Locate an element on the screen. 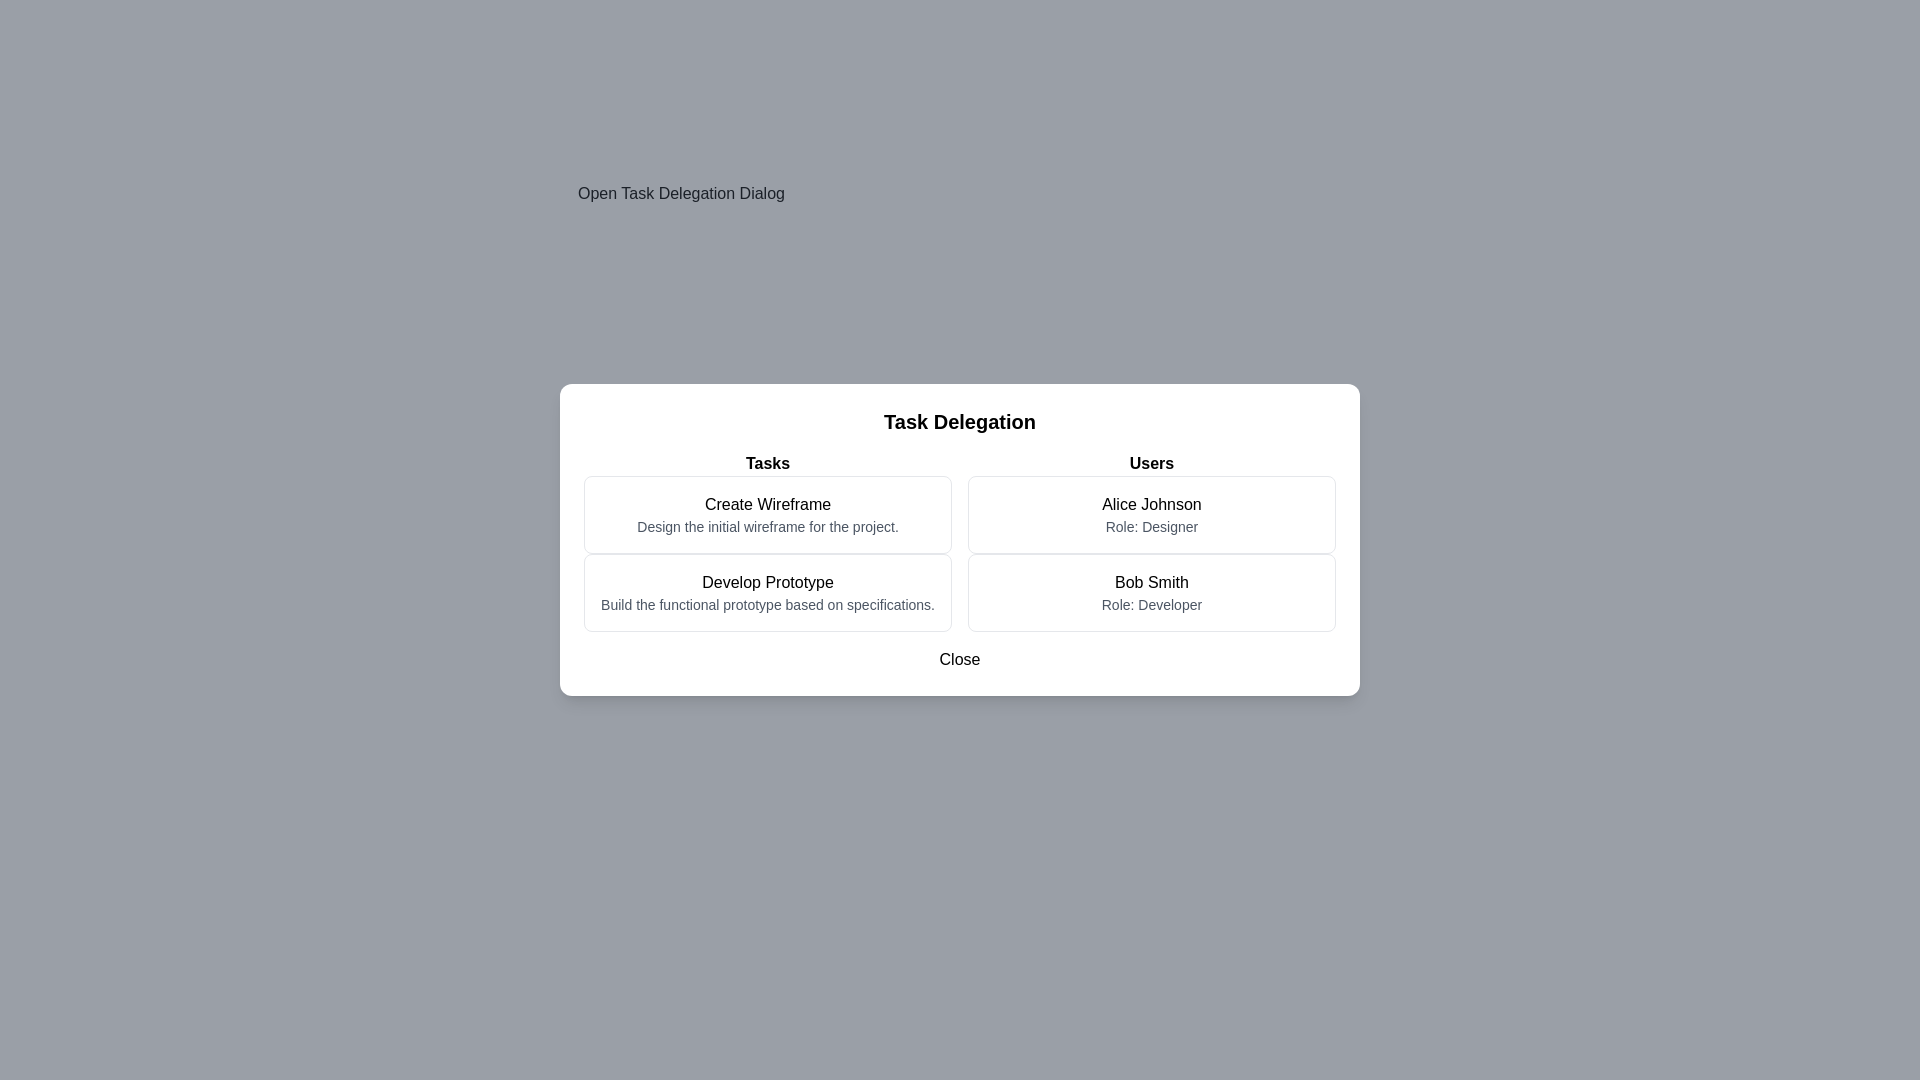 The width and height of the screenshot is (1920, 1080). the 'Open Task Delegation Dialog' button is located at coordinates (681, 193).